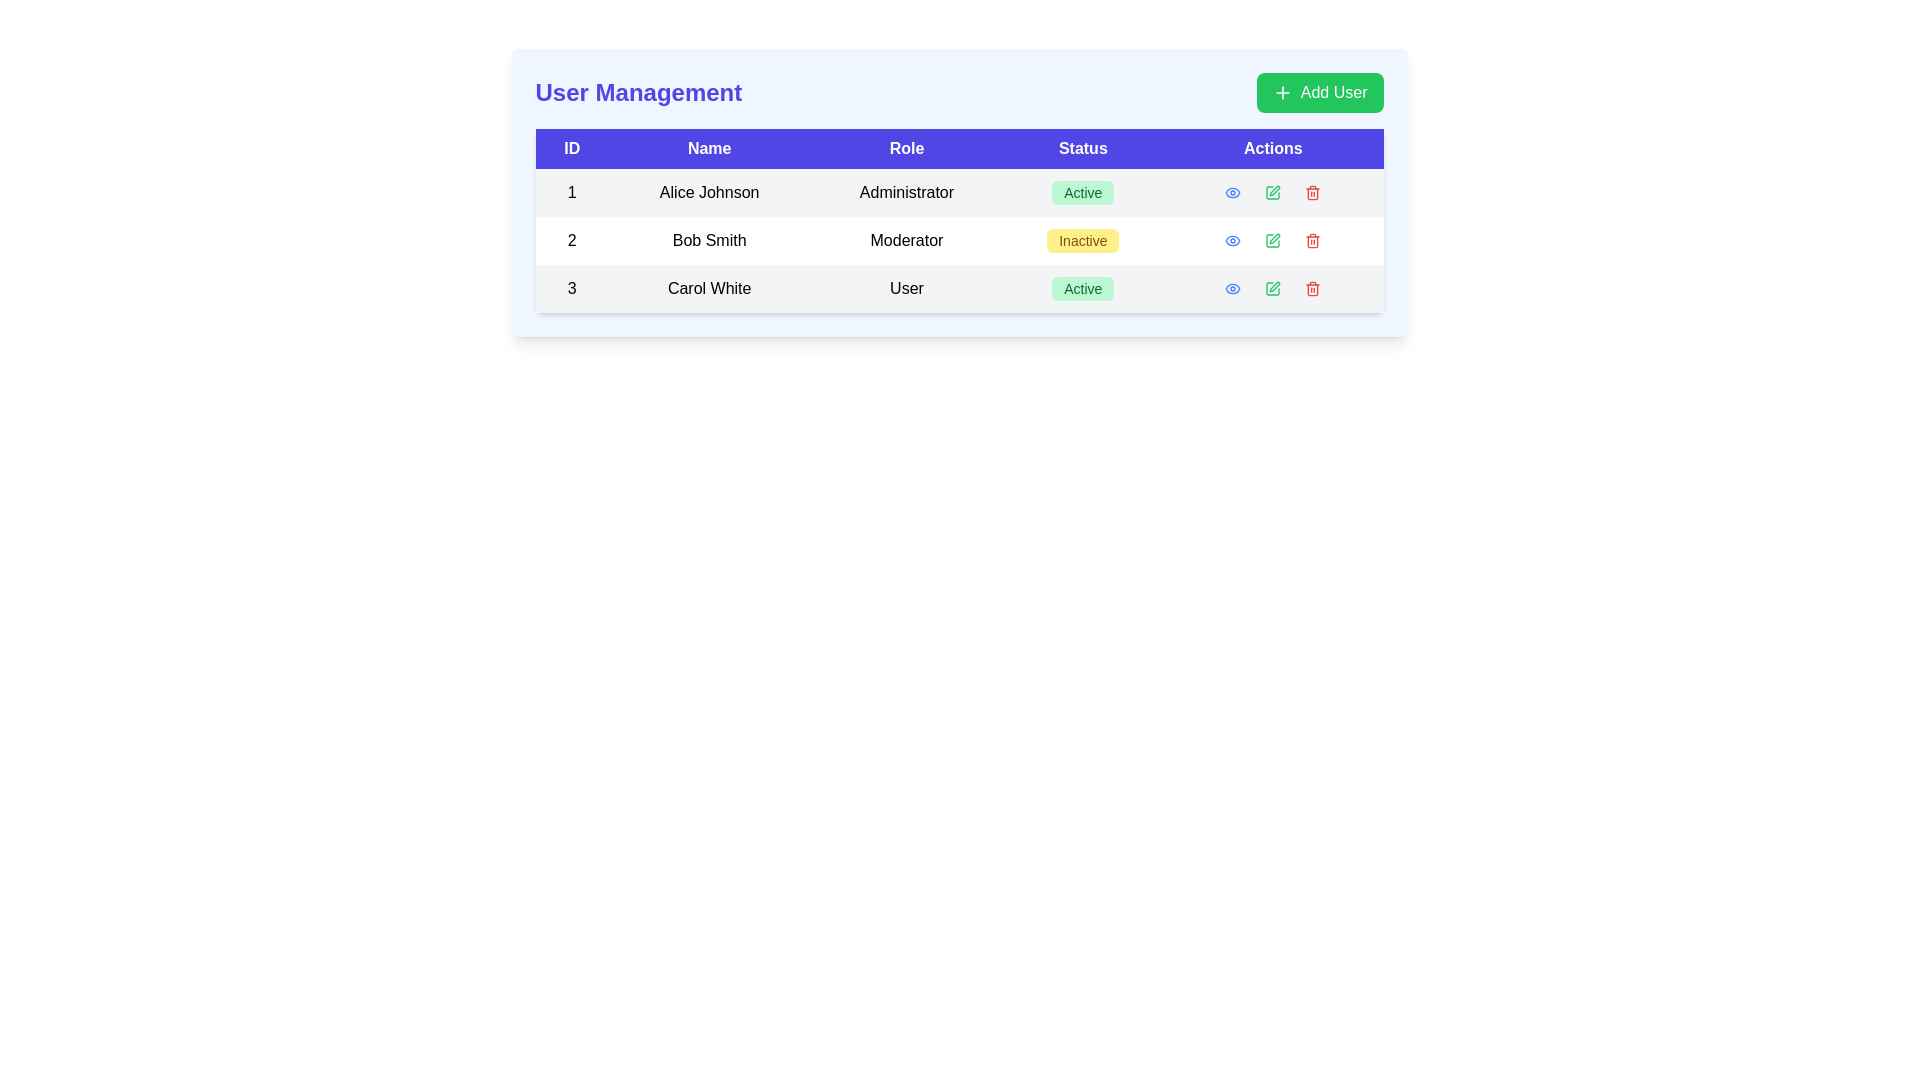 Image resolution: width=1920 pixels, height=1080 pixels. I want to click on the delete button, represented by a trash icon, located in the 'Actions' column of the third row in the user management table, so click(1313, 289).